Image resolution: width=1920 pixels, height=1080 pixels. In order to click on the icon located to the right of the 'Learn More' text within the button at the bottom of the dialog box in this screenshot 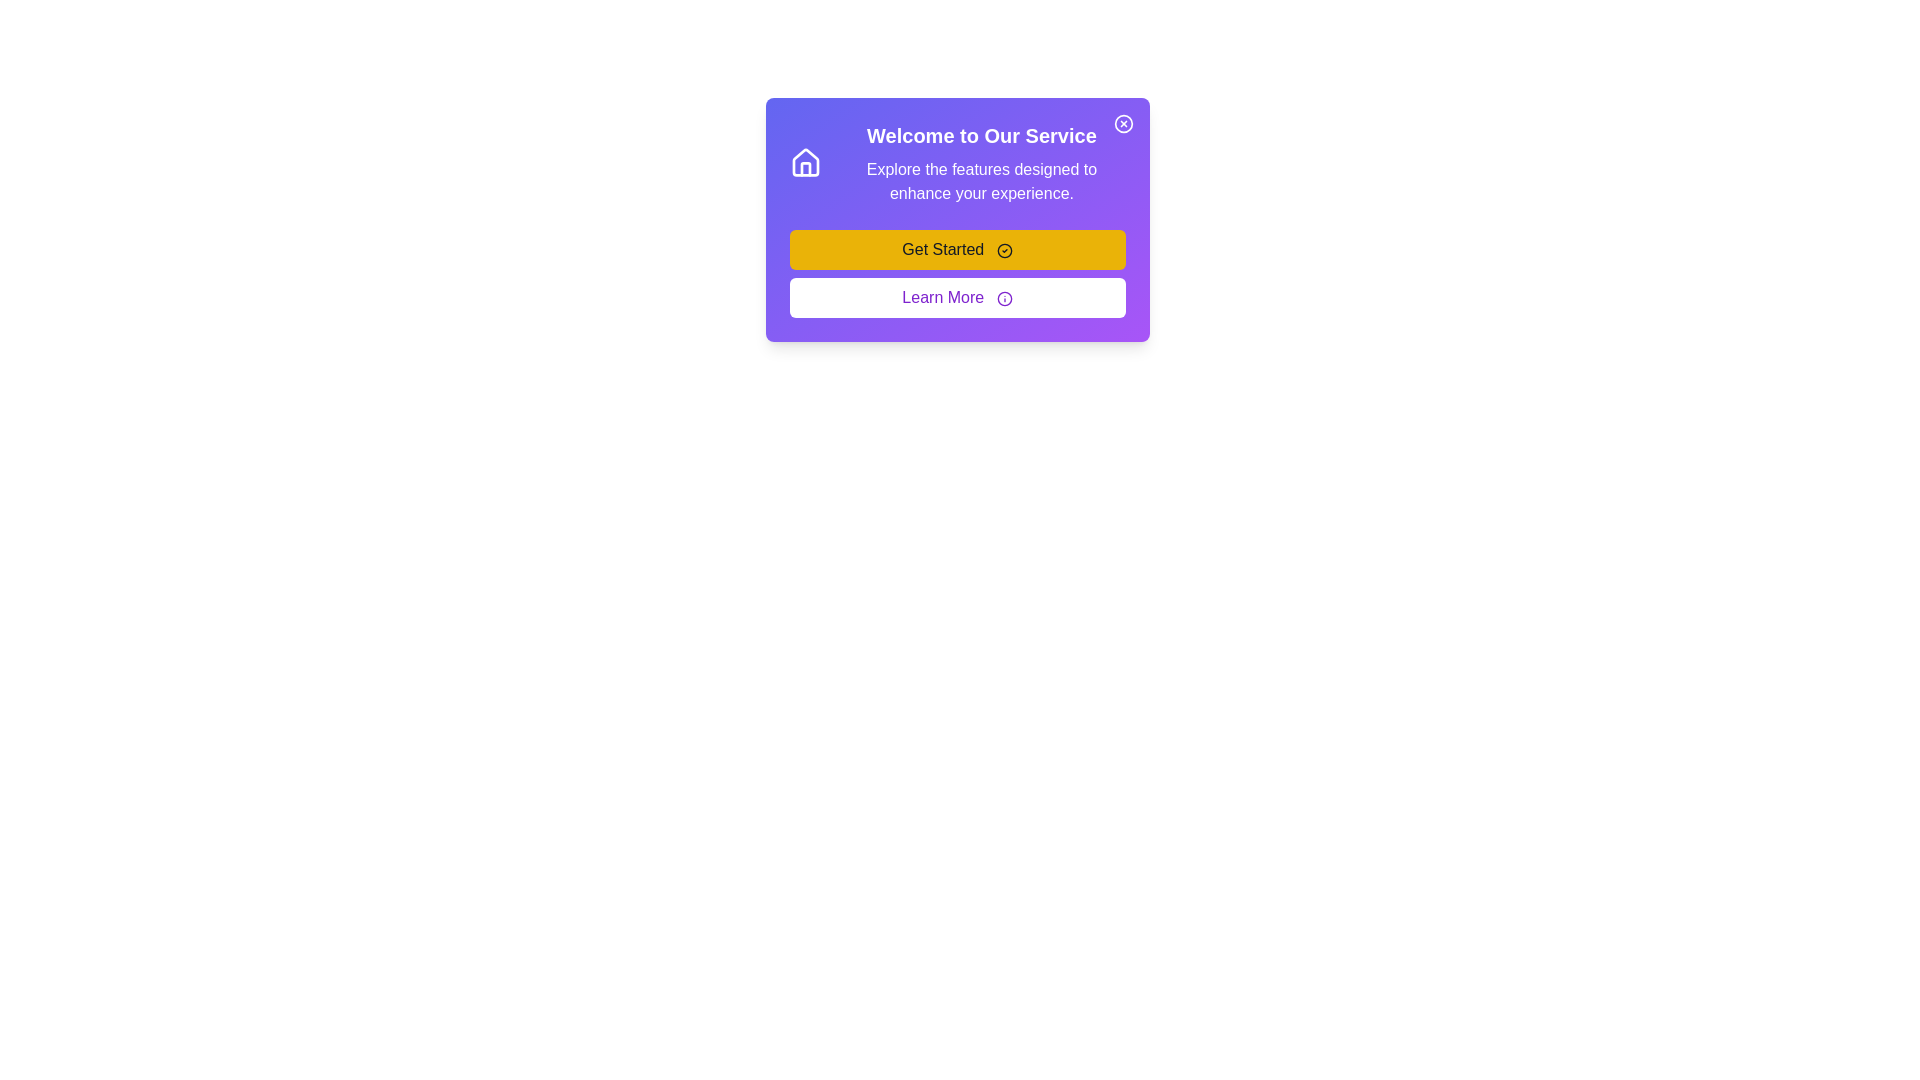, I will do `click(1004, 298)`.